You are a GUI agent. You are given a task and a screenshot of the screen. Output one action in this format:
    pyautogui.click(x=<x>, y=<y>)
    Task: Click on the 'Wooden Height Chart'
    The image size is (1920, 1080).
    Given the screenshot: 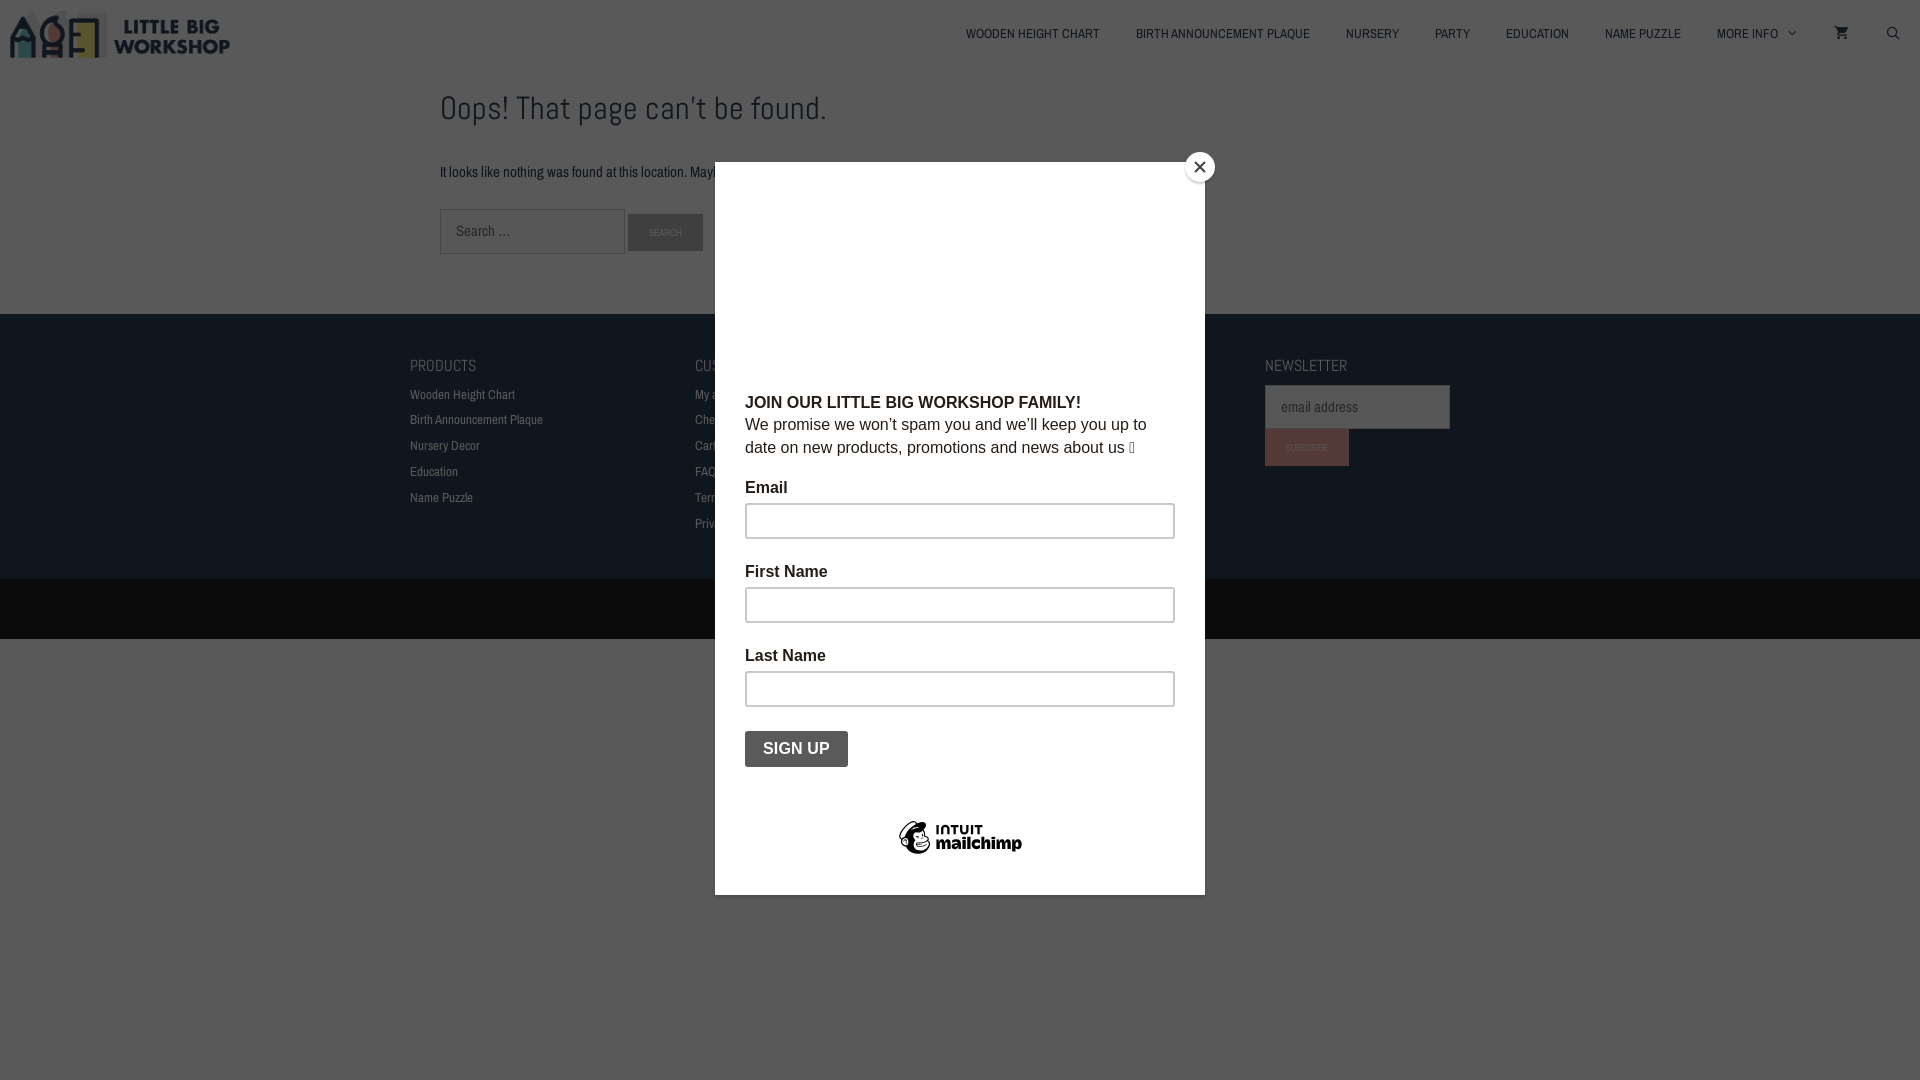 What is the action you would take?
    pyautogui.click(x=461, y=394)
    